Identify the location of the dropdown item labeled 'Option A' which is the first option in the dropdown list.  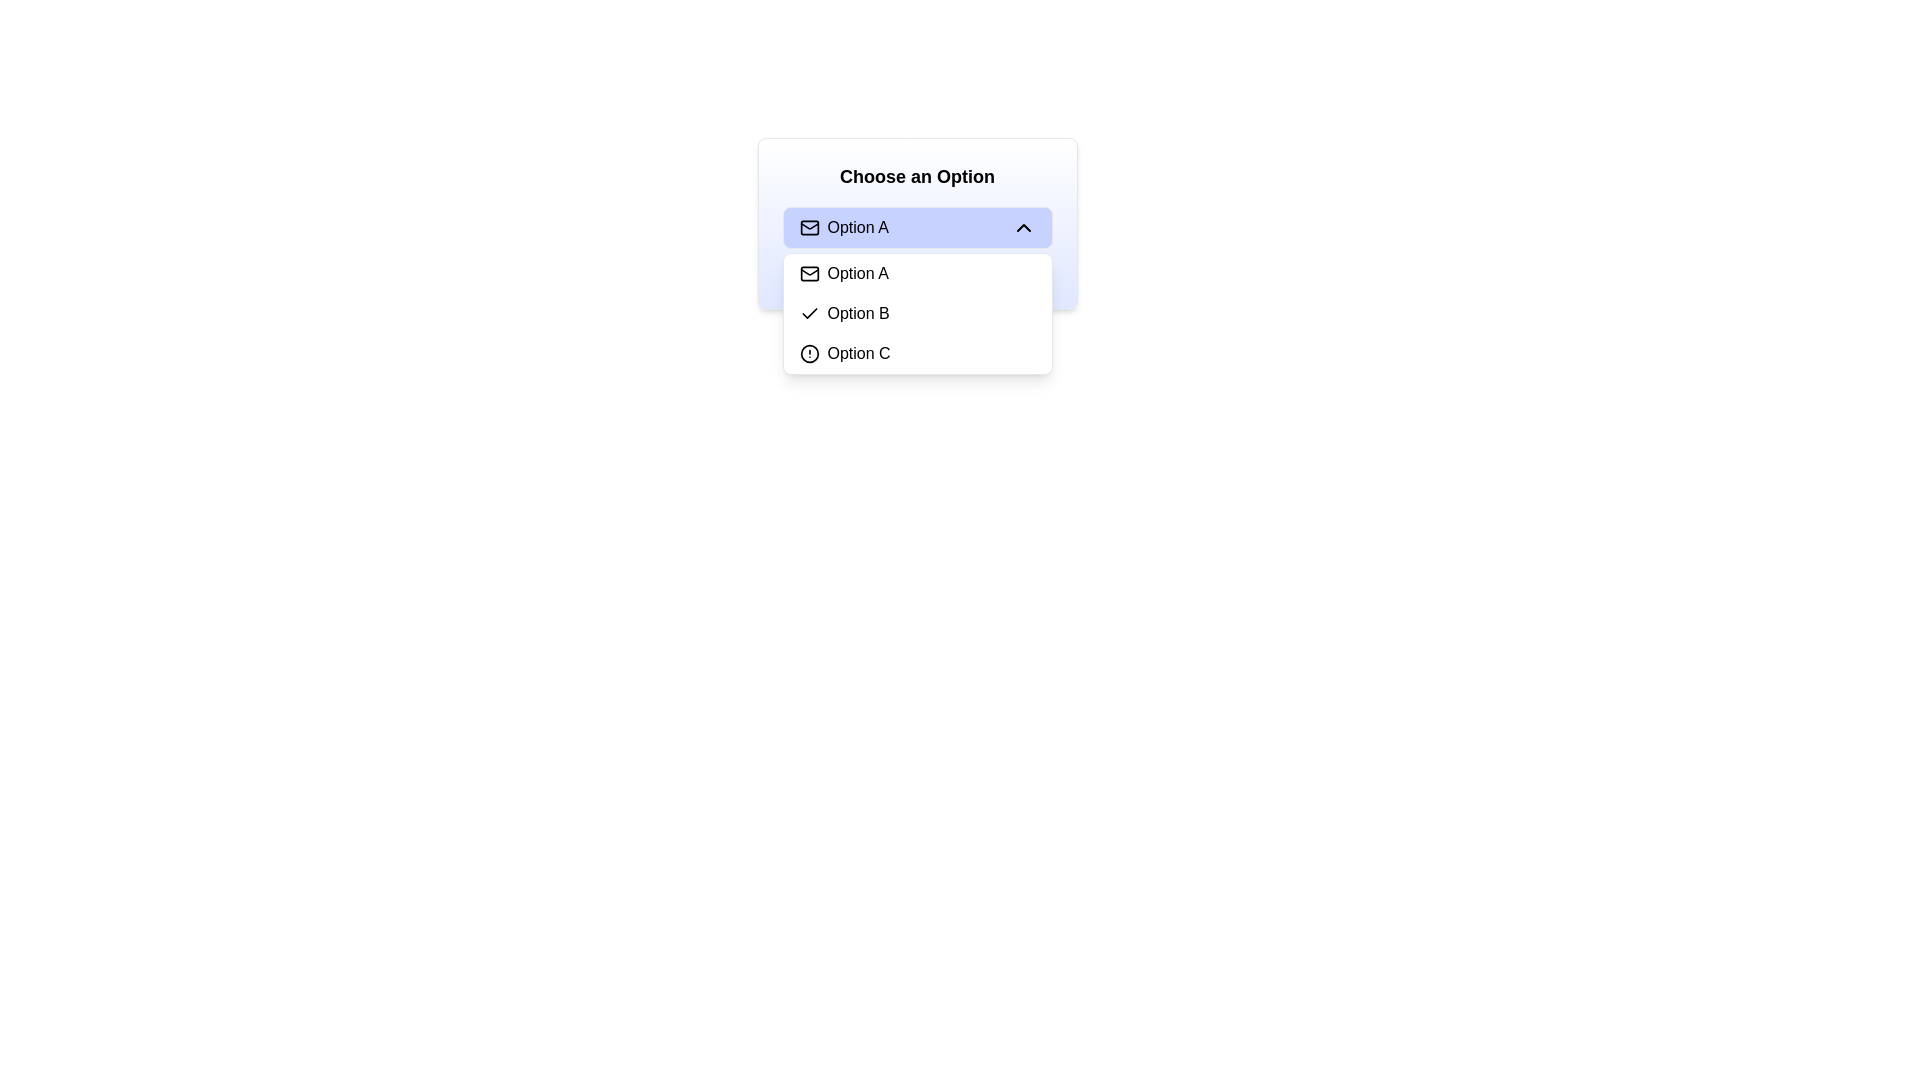
(916, 273).